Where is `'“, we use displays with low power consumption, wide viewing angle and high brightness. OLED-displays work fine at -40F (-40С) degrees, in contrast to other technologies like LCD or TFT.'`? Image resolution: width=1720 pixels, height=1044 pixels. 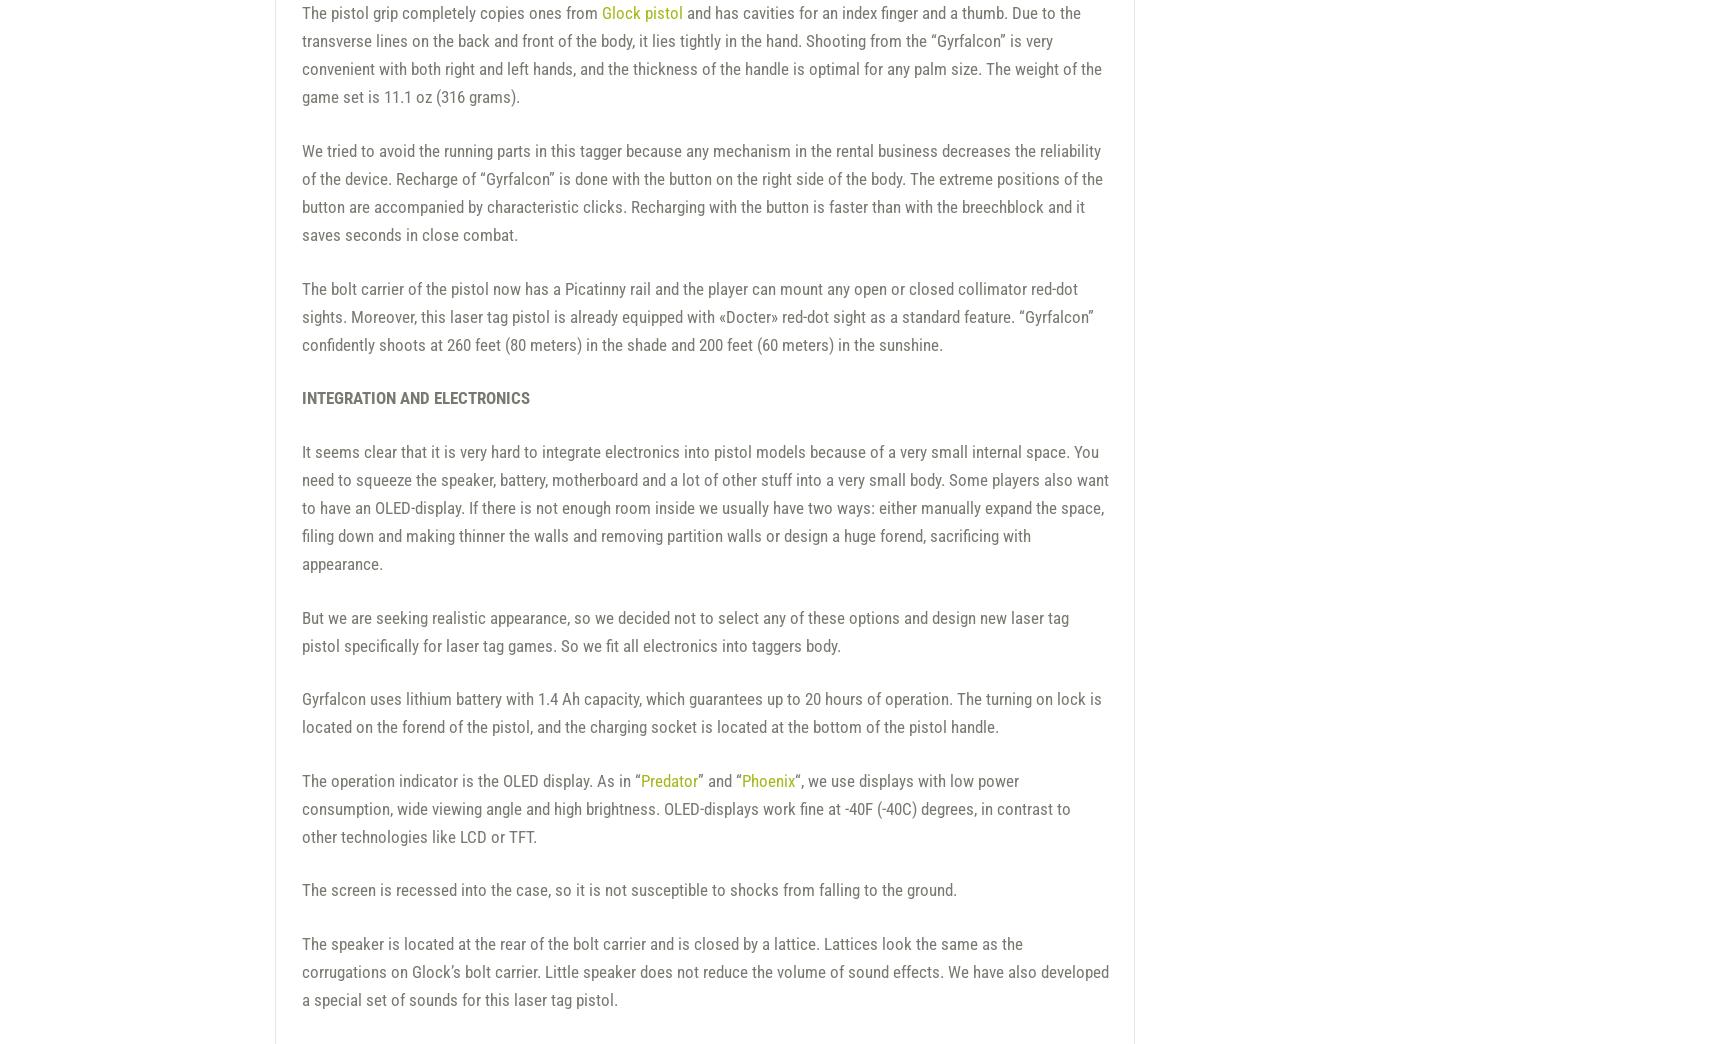
'“, we use displays with low power consumption, wide viewing angle and high brightness. OLED-displays work fine at -40F (-40С) degrees, in contrast to other technologies like LCD or TFT.' is located at coordinates (685, 806).